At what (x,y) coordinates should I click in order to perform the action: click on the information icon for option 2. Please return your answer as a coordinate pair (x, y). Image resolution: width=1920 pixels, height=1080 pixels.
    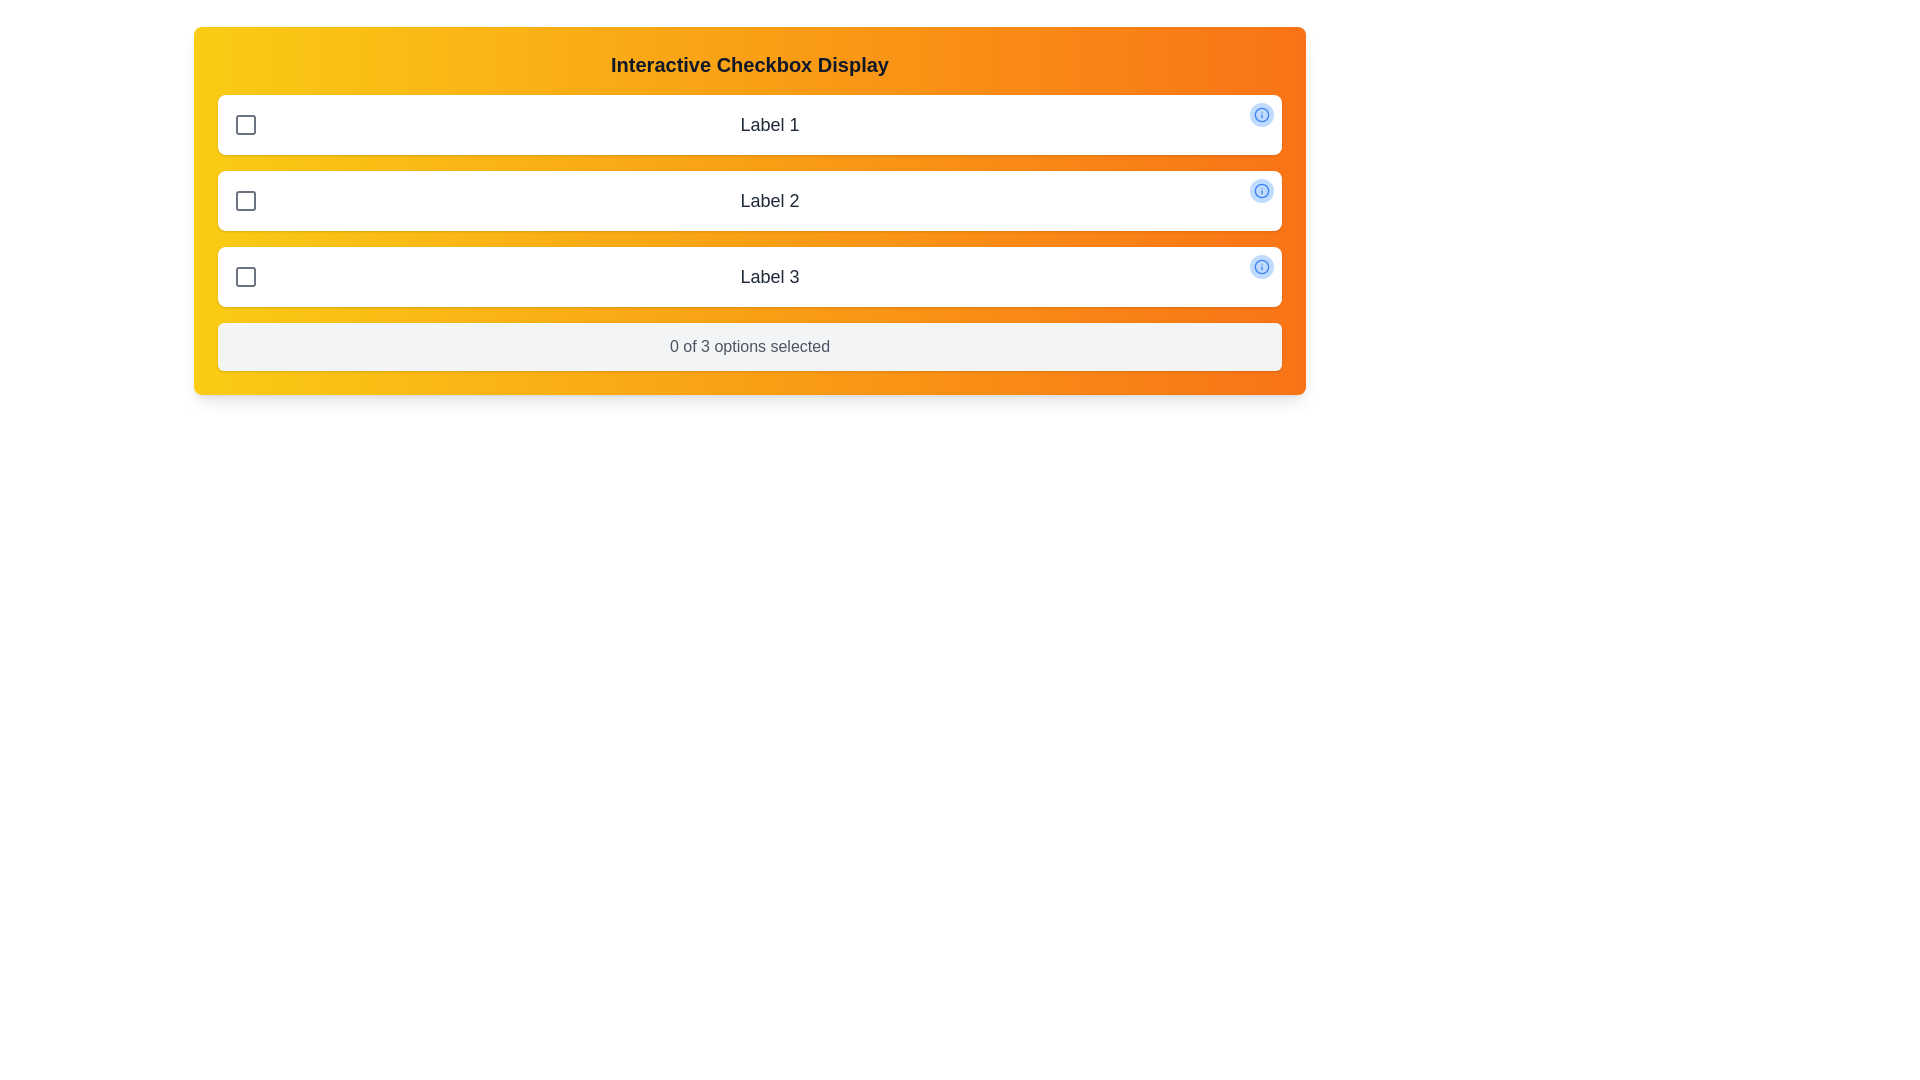
    Looking at the image, I should click on (1261, 191).